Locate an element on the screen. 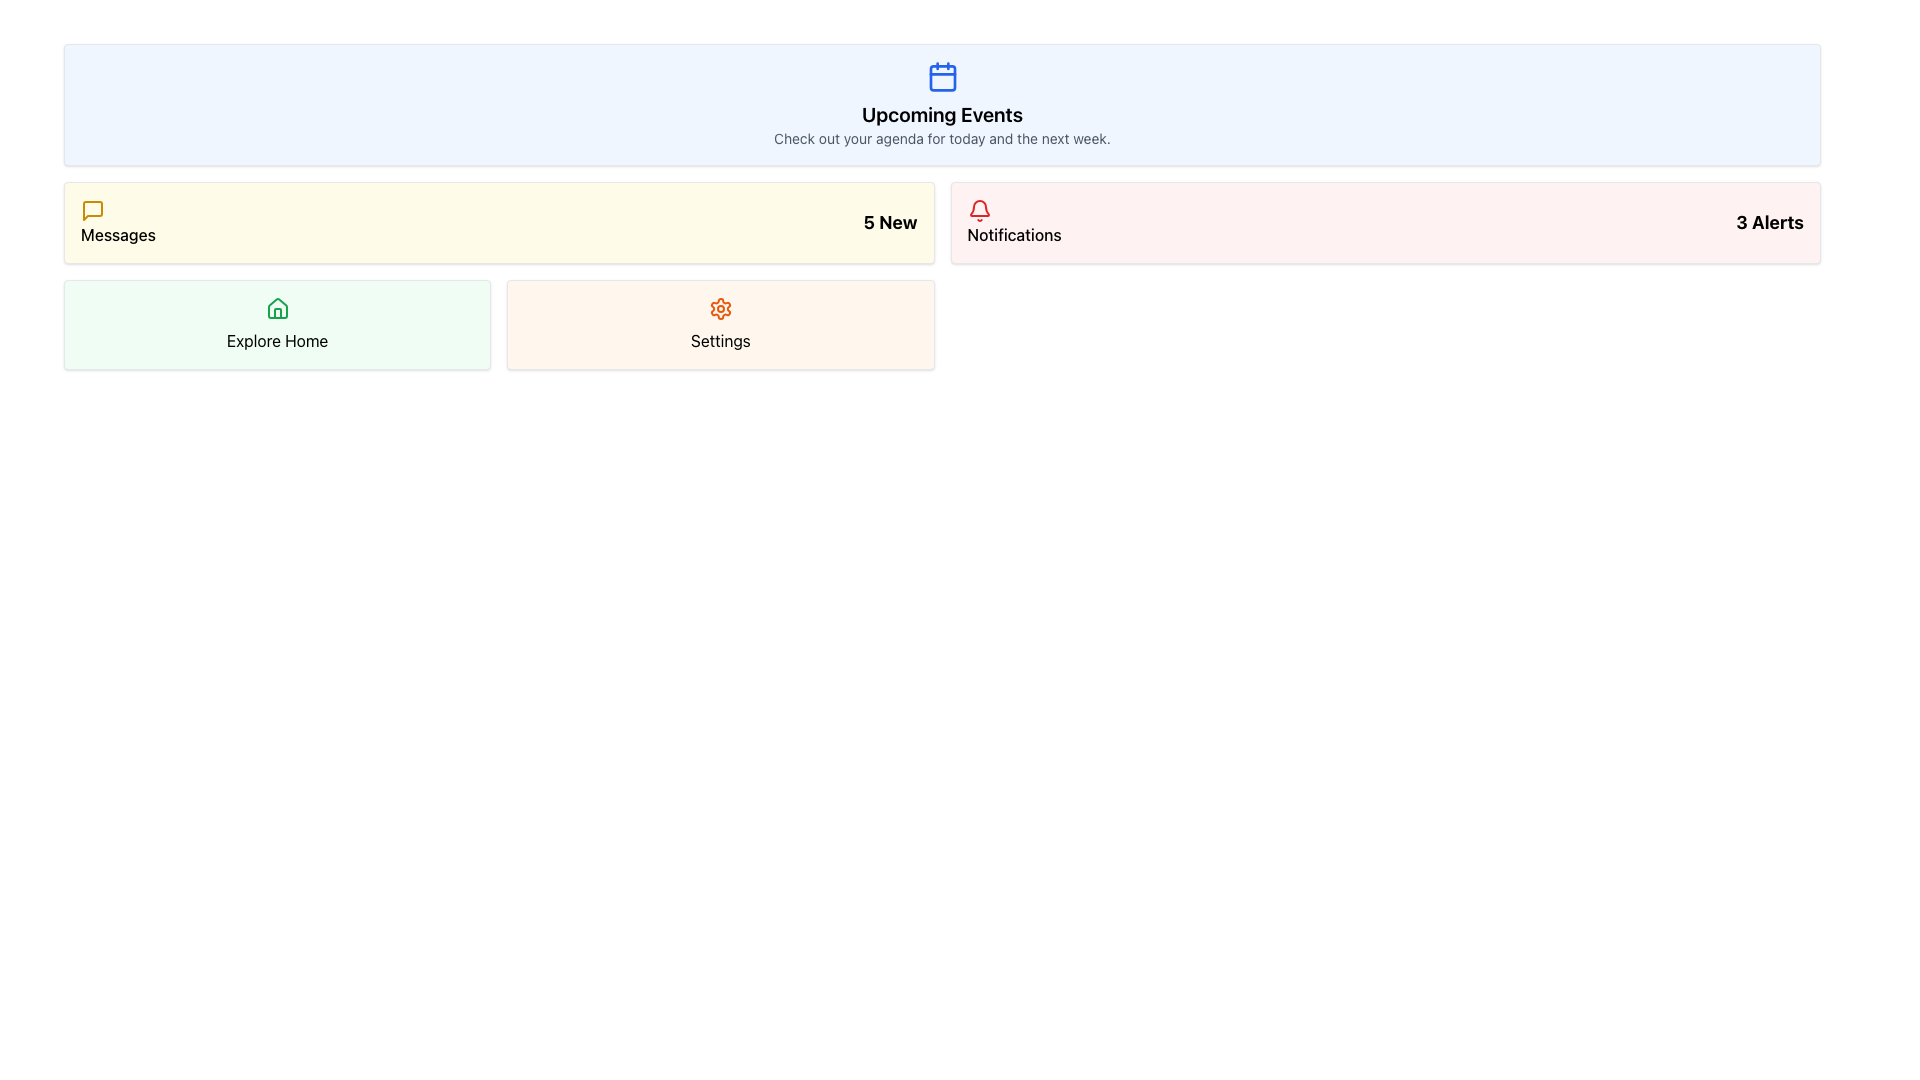 This screenshot has height=1080, width=1920. text label 'Notifications' displayed in bold font style within the light pink rectangular section of the notification panel, located in the upper-right section next to the bell icon is located at coordinates (1014, 234).